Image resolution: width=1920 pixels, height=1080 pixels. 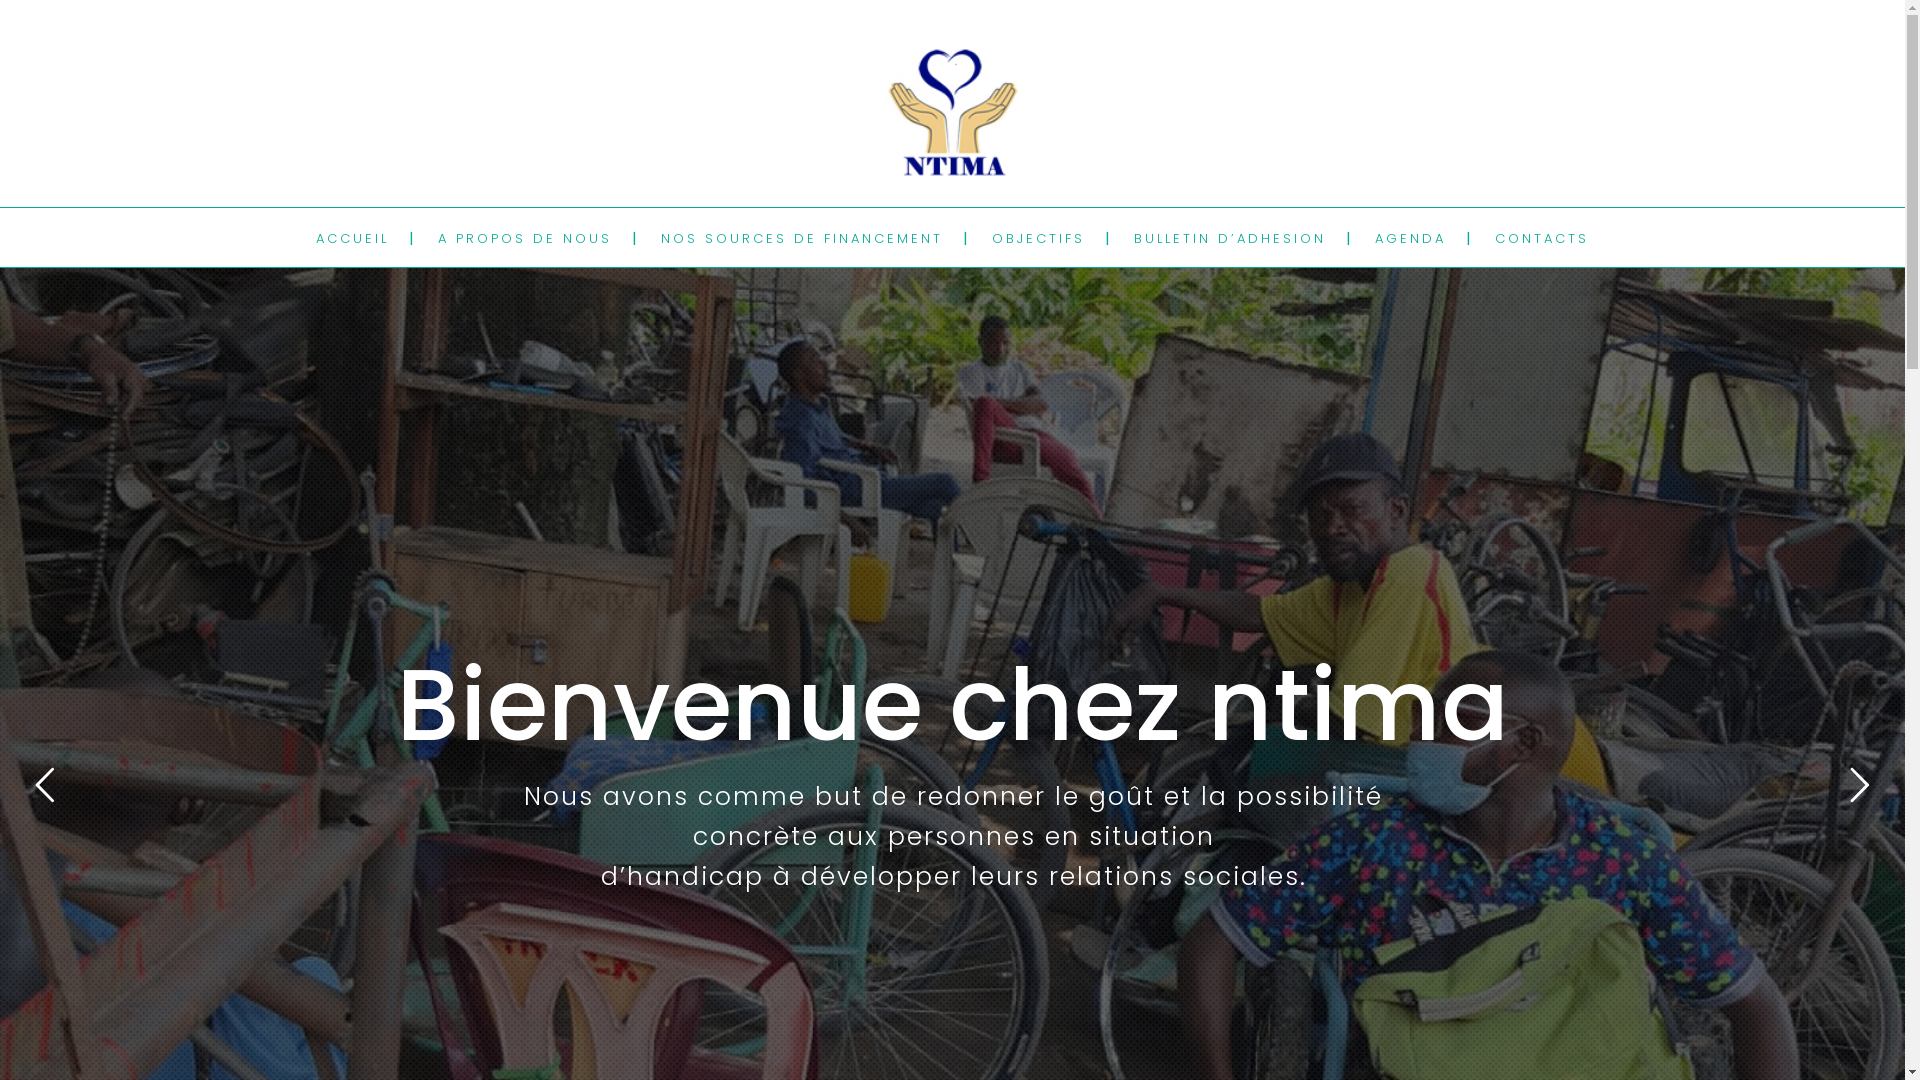 I want to click on 'NOS SOURCES DE FINANCEMENT', so click(x=801, y=237).